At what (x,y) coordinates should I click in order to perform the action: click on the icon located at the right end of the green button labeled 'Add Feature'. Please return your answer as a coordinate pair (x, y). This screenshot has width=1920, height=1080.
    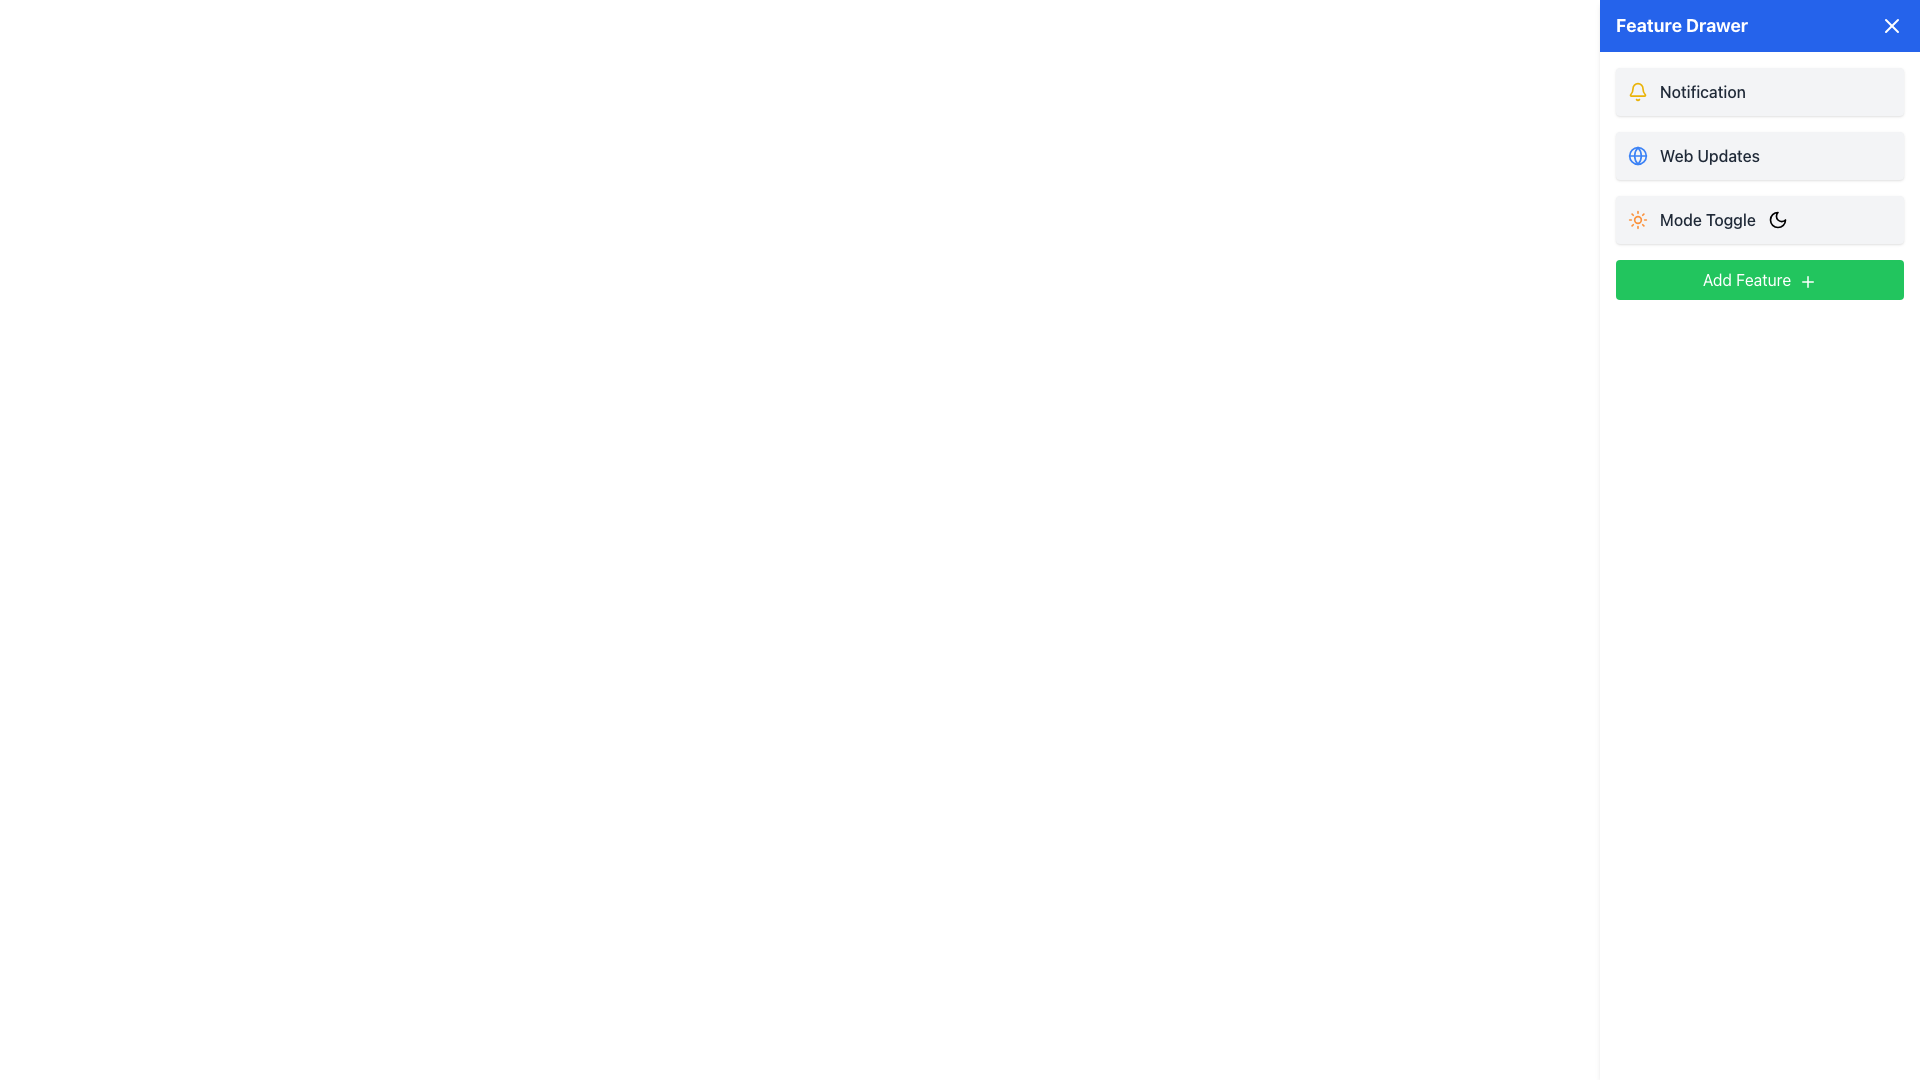
    Looking at the image, I should click on (1808, 281).